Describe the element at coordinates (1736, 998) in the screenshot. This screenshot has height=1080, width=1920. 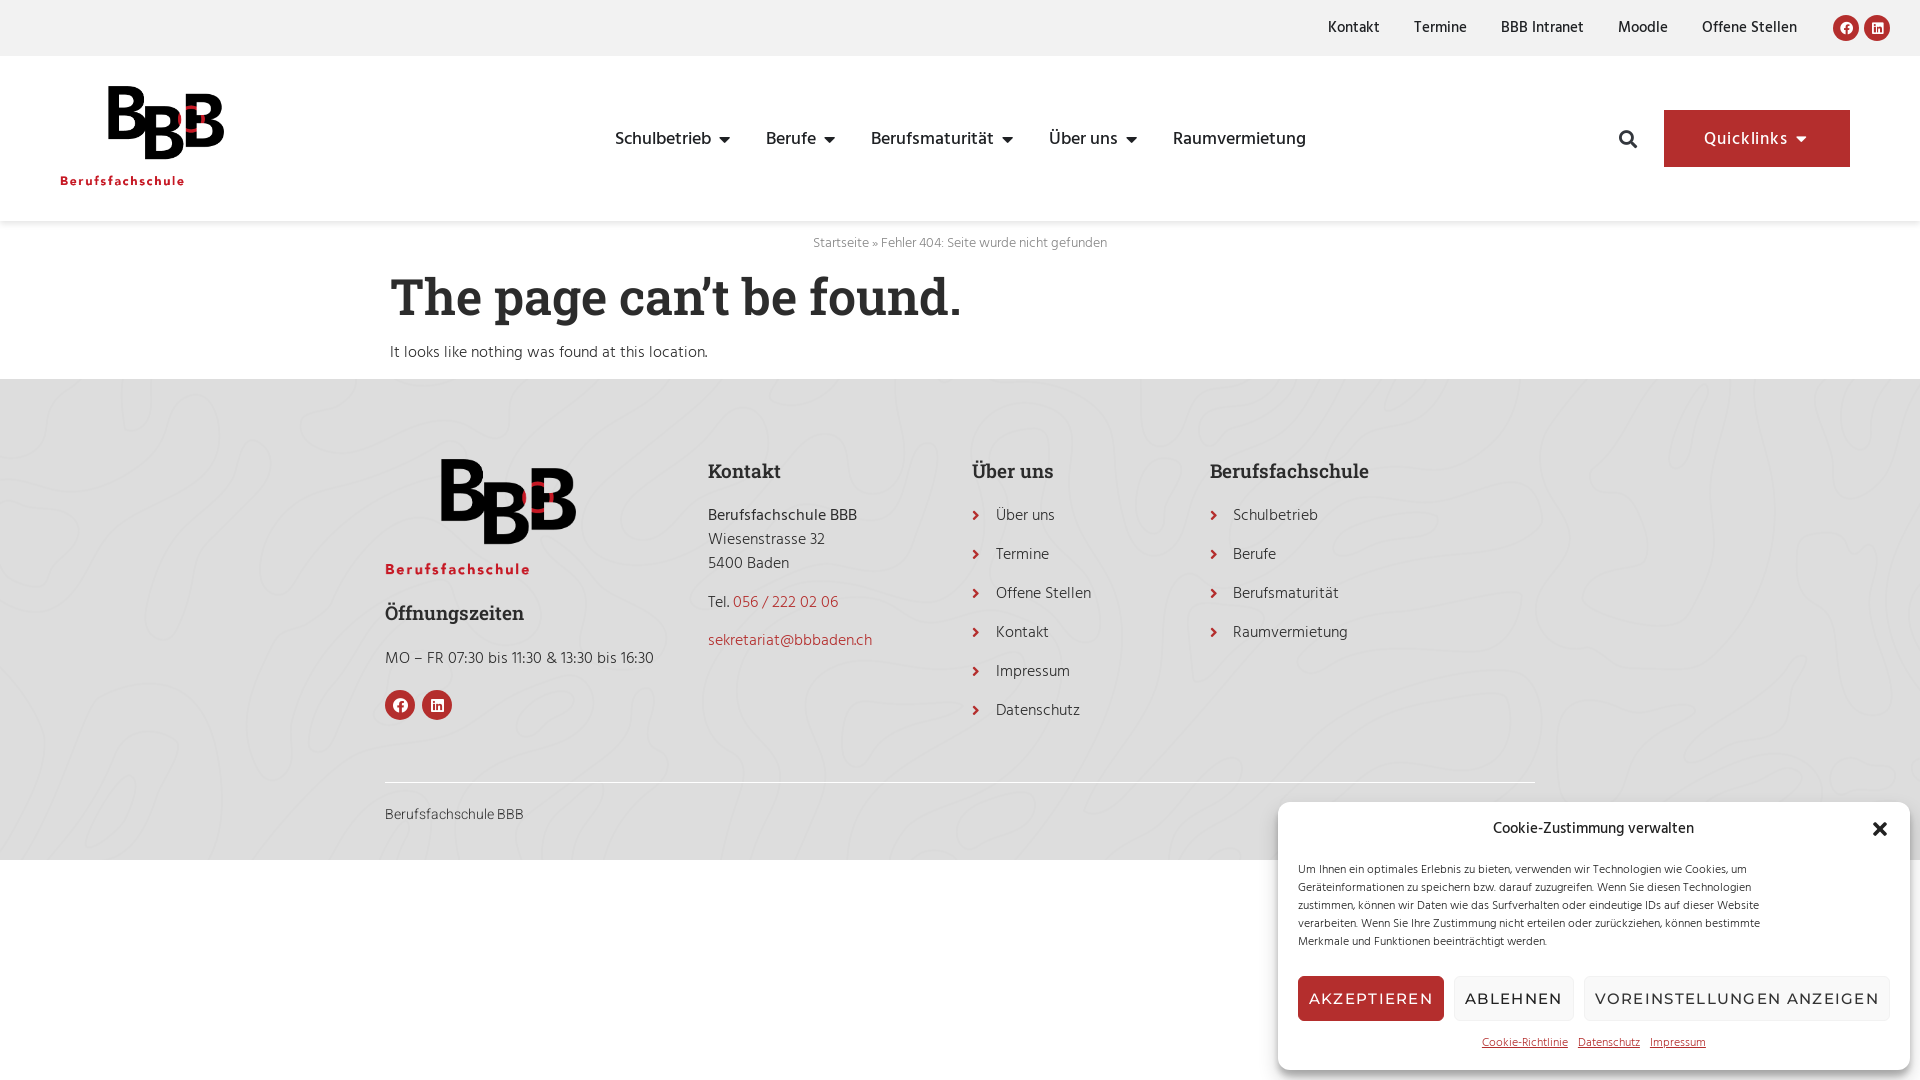
I see `'VOREINSTELLUNGEN ANZEIGEN'` at that location.